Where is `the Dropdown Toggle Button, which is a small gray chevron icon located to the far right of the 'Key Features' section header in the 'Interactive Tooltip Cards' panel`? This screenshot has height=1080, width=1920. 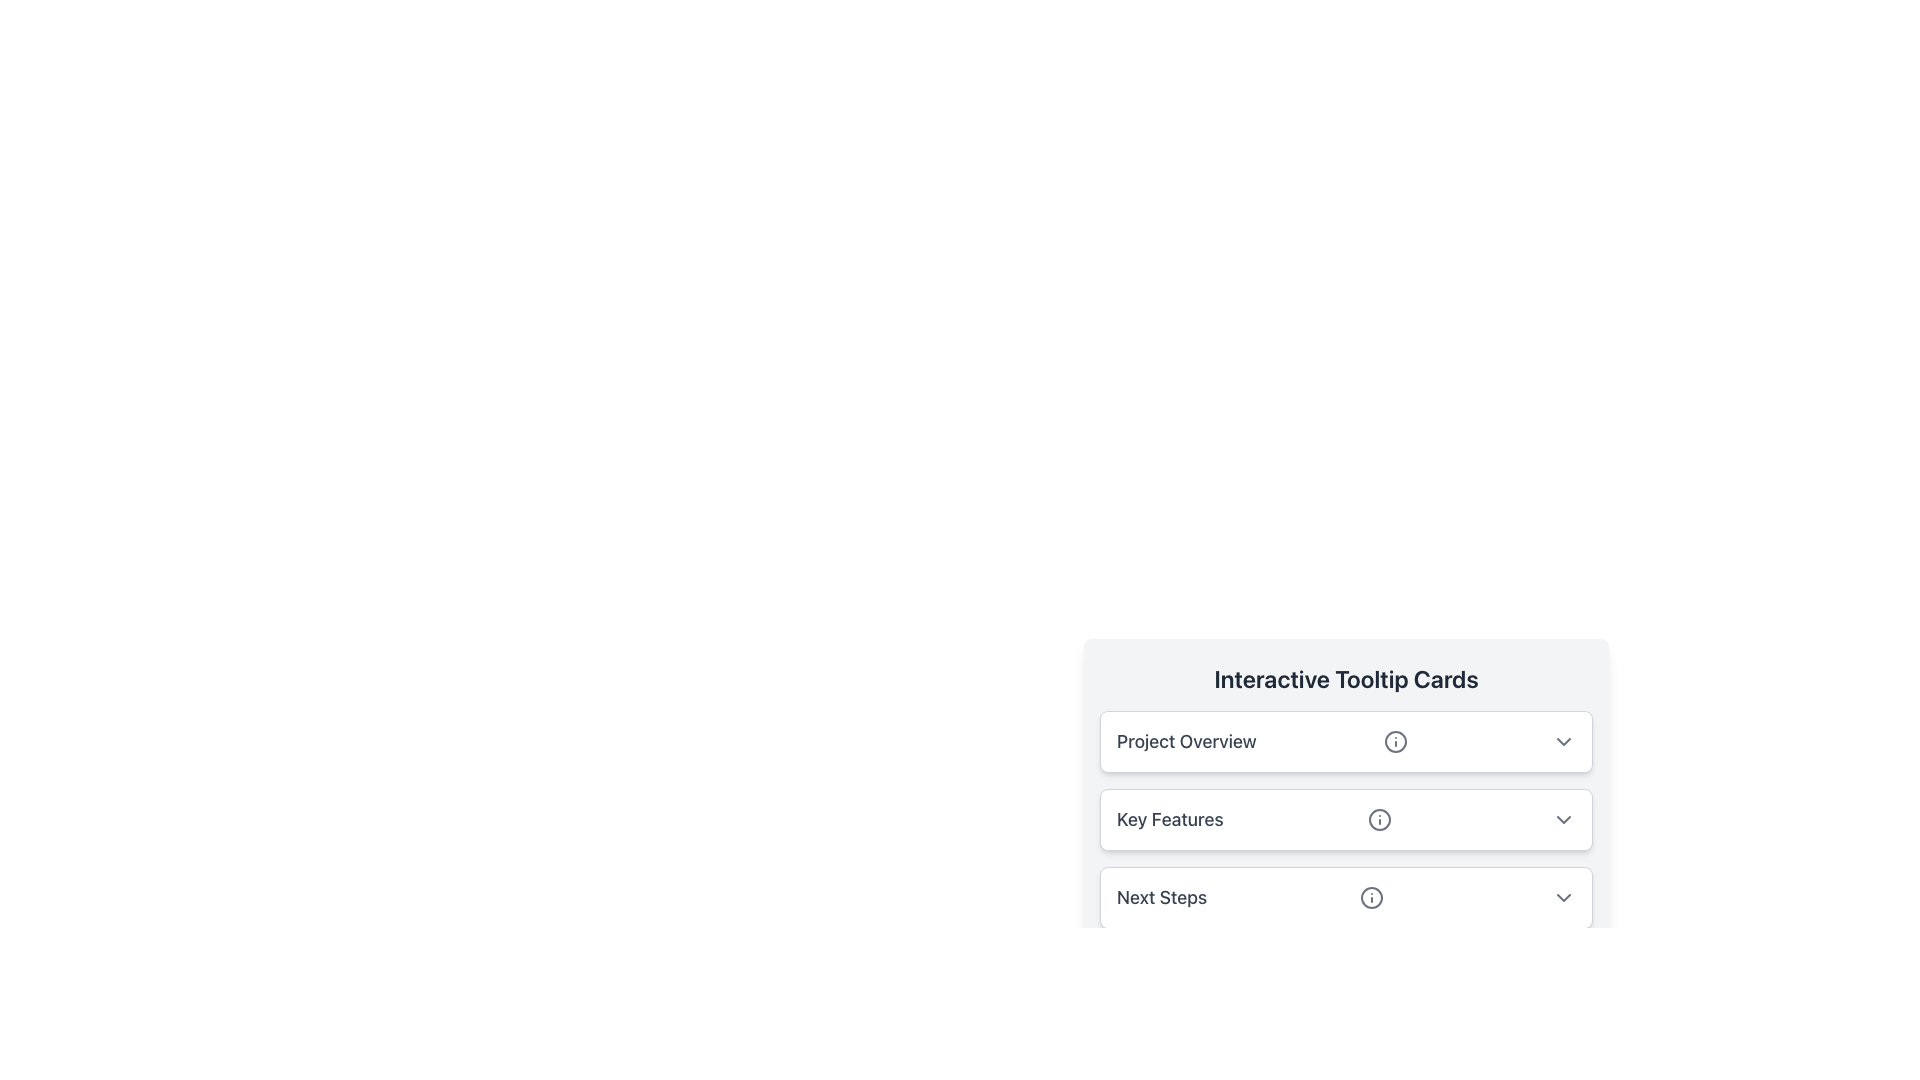 the Dropdown Toggle Button, which is a small gray chevron icon located to the far right of the 'Key Features' section header in the 'Interactive Tooltip Cards' panel is located at coordinates (1563, 820).